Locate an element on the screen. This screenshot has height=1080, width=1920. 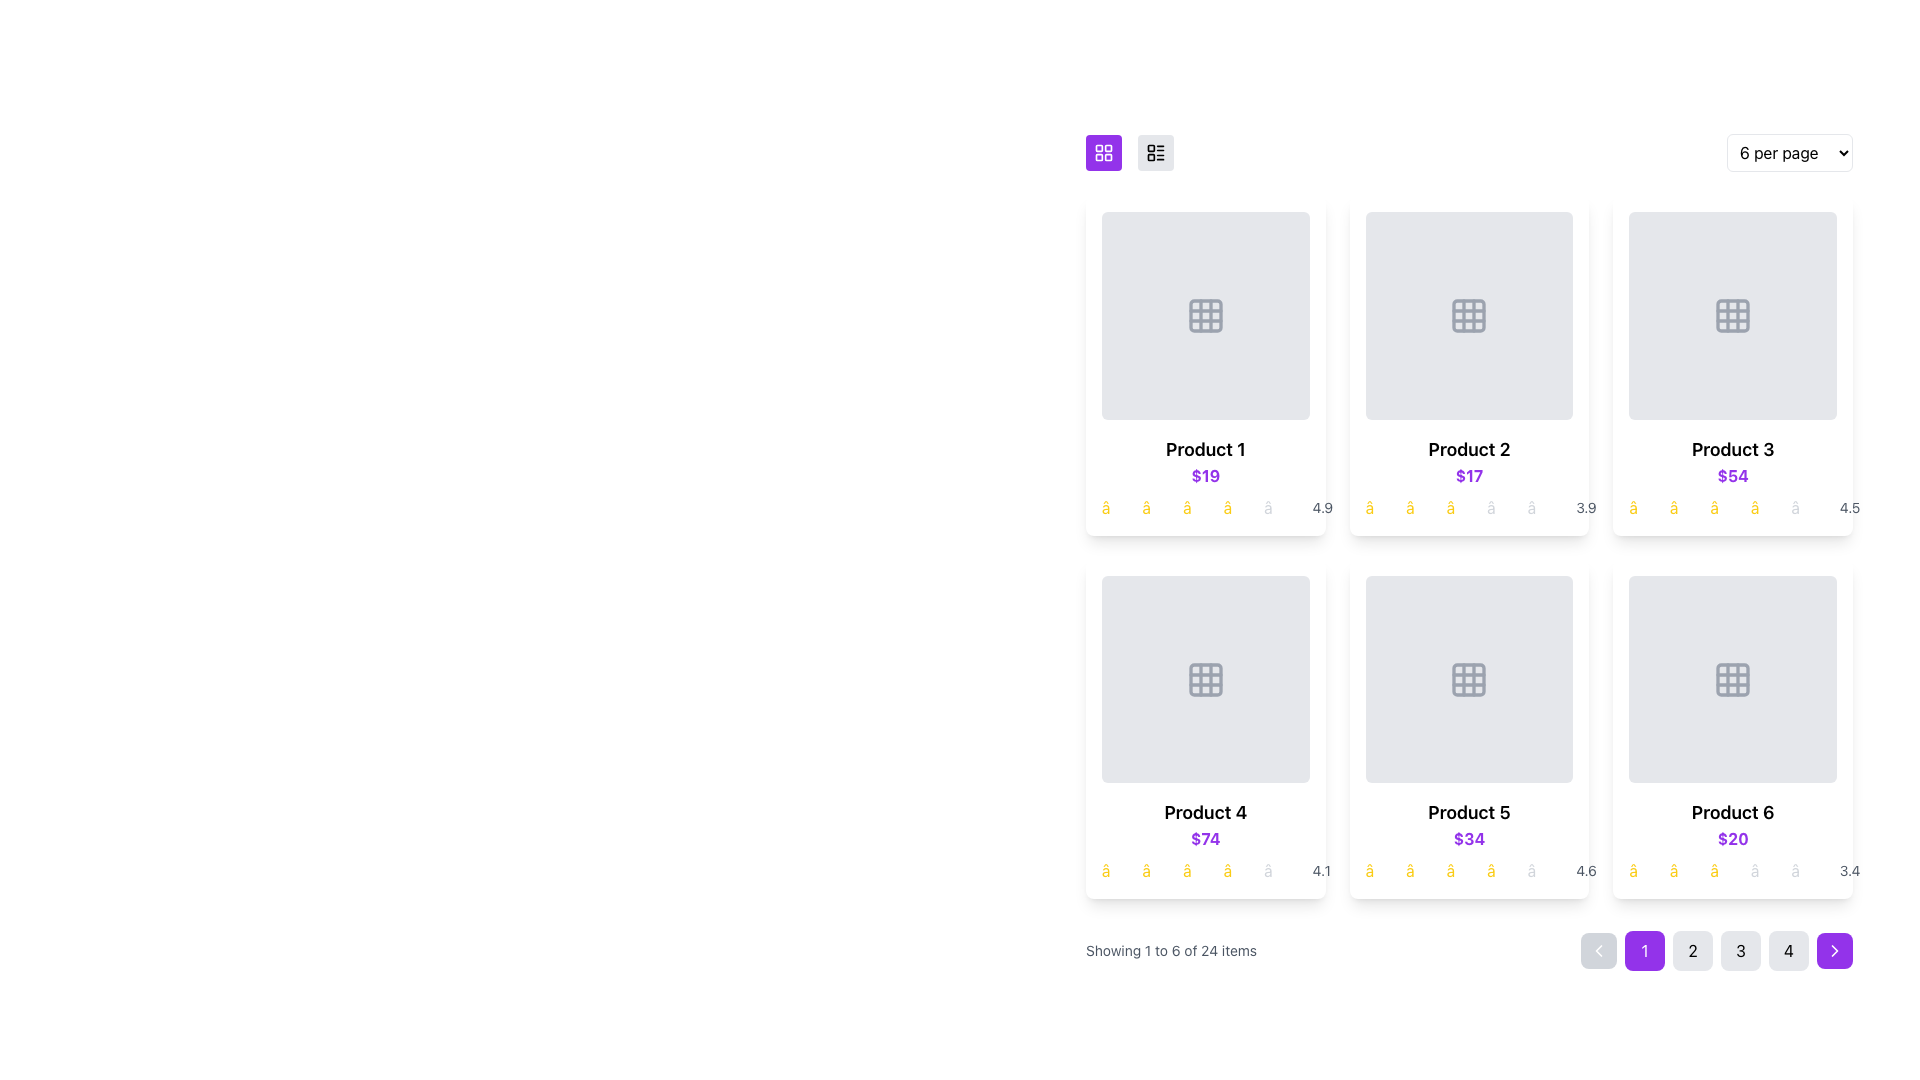
the composite UI element that displays the product's title, price, and rating in the second column of the top row of the grid is located at coordinates (1469, 477).